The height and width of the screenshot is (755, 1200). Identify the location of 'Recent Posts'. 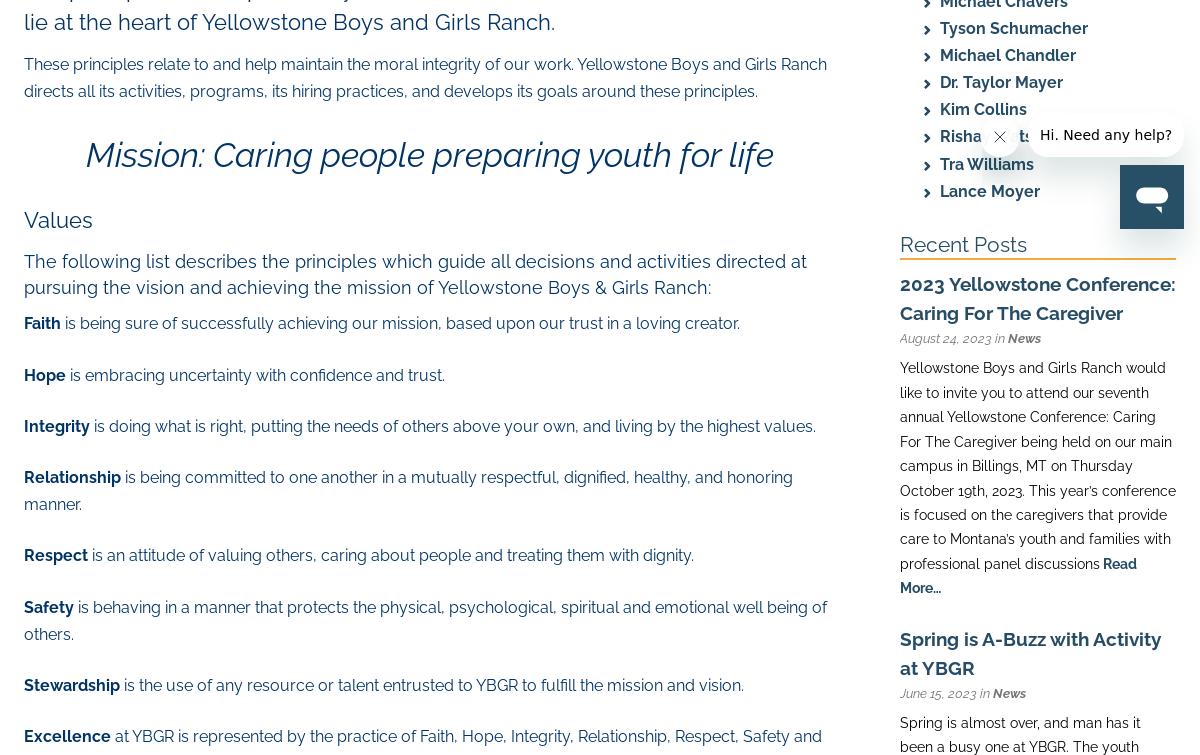
(963, 244).